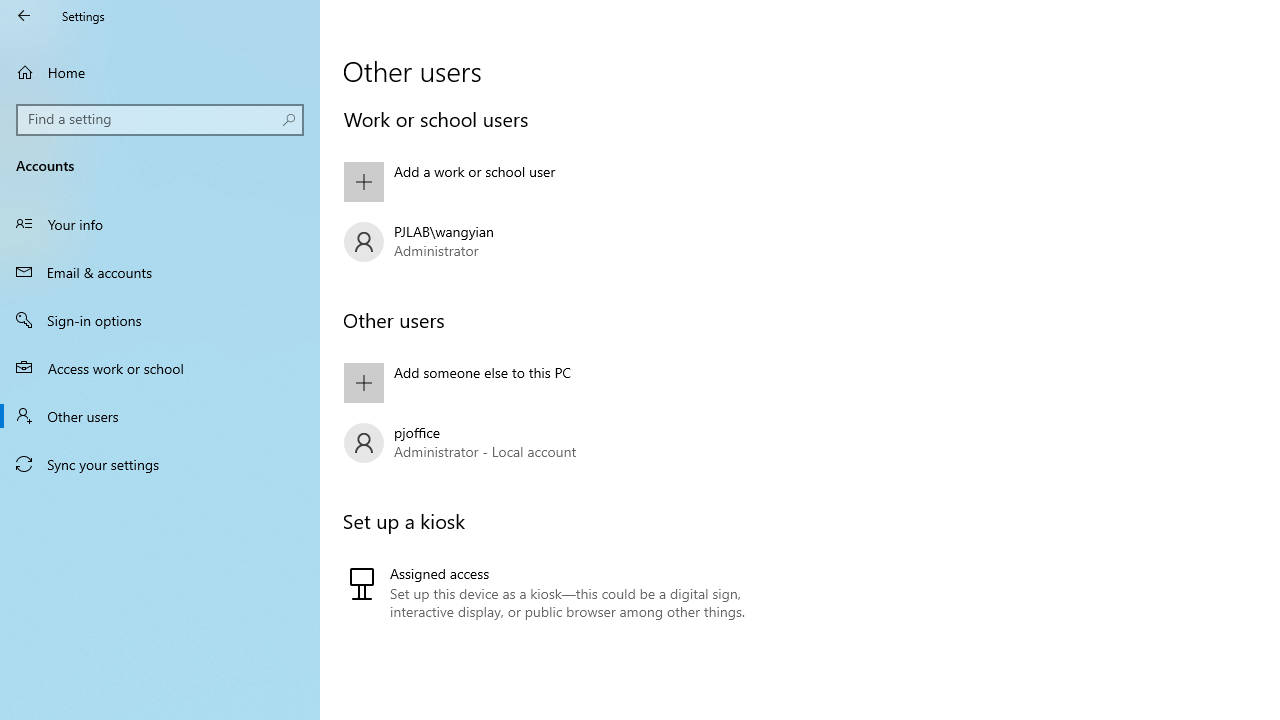 Image resolution: width=1280 pixels, height=720 pixels. I want to click on 'Other users', so click(160, 414).